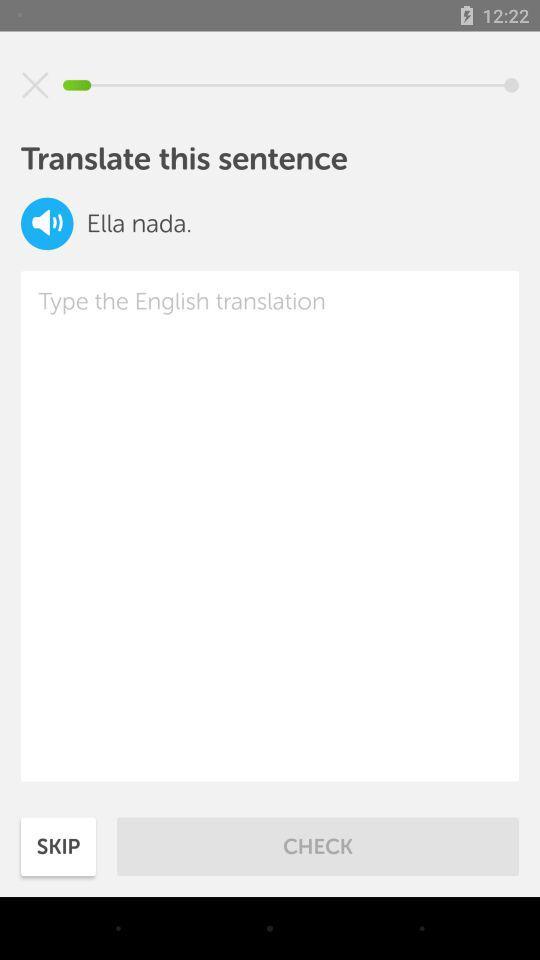 The width and height of the screenshot is (540, 960). What do you see at coordinates (58, 845) in the screenshot?
I see `item at the bottom left corner` at bounding box center [58, 845].